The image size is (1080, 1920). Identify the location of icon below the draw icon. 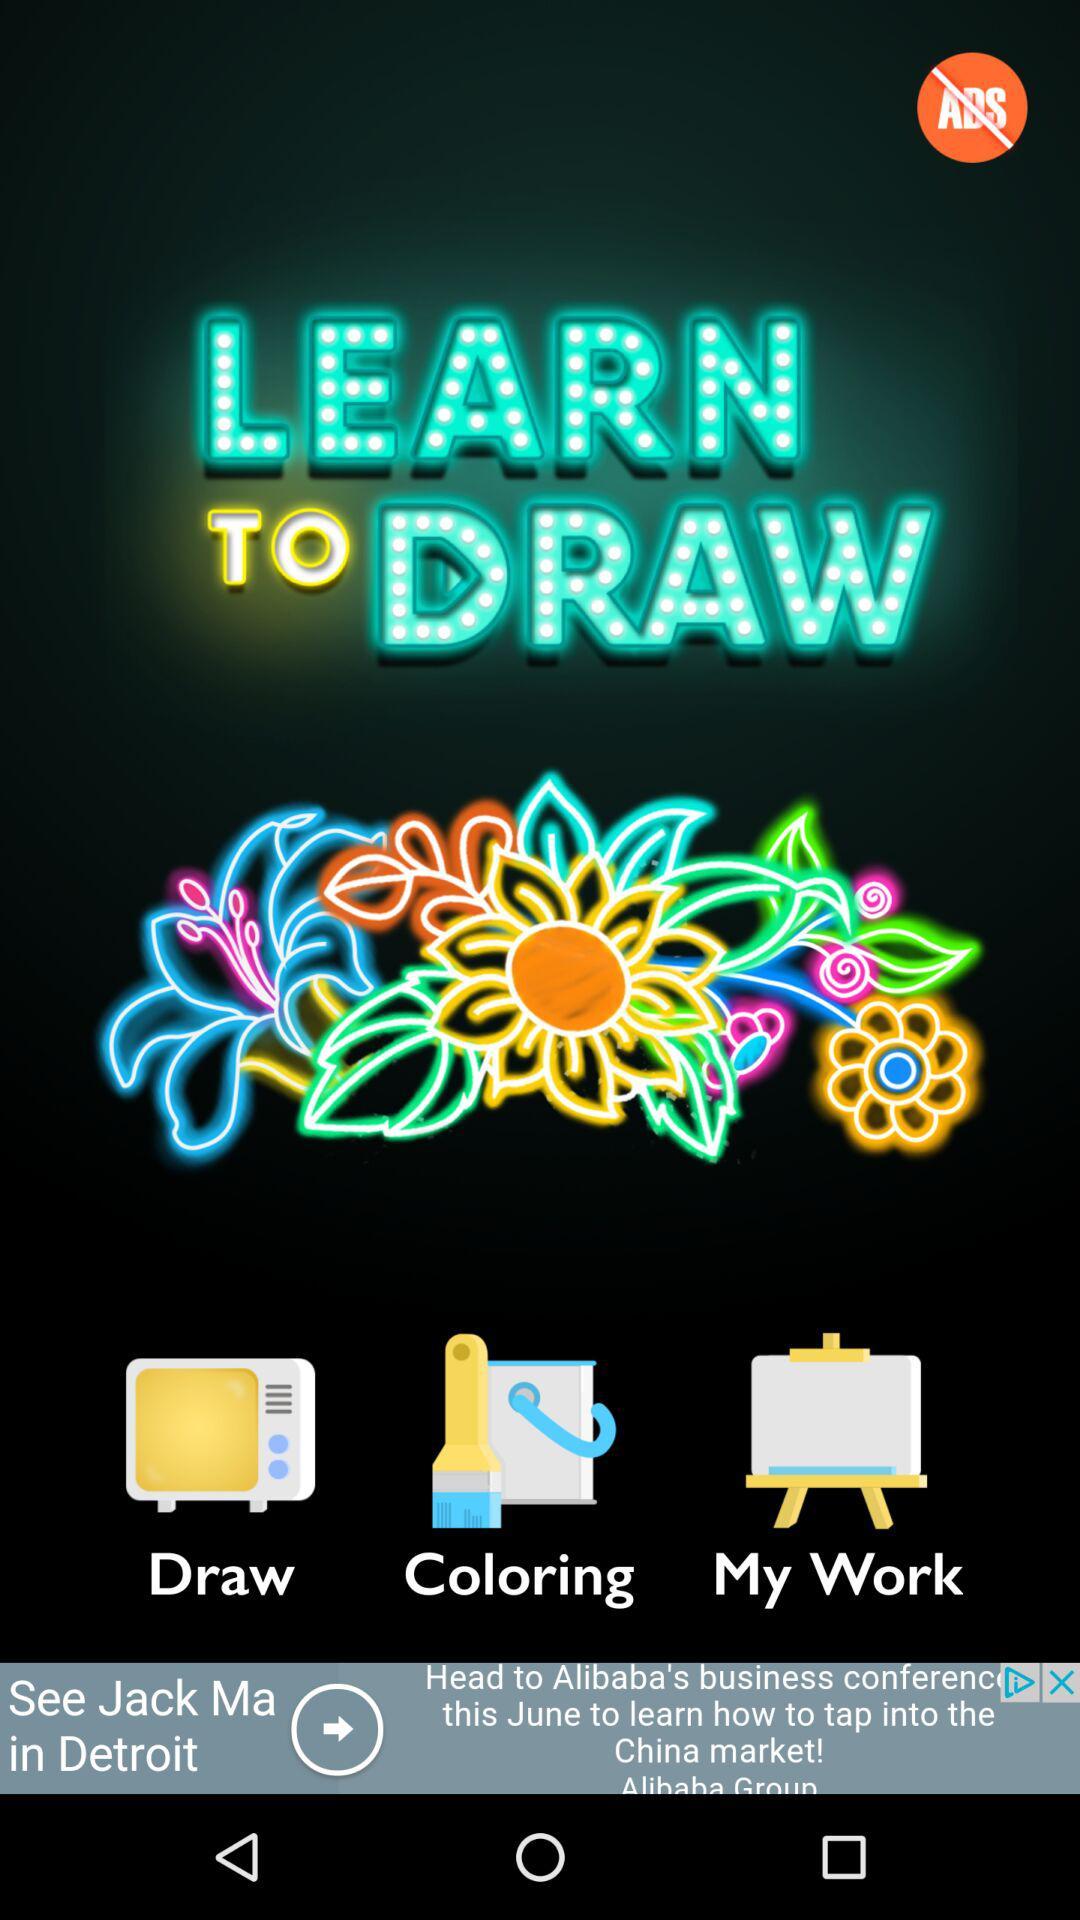
(540, 1727).